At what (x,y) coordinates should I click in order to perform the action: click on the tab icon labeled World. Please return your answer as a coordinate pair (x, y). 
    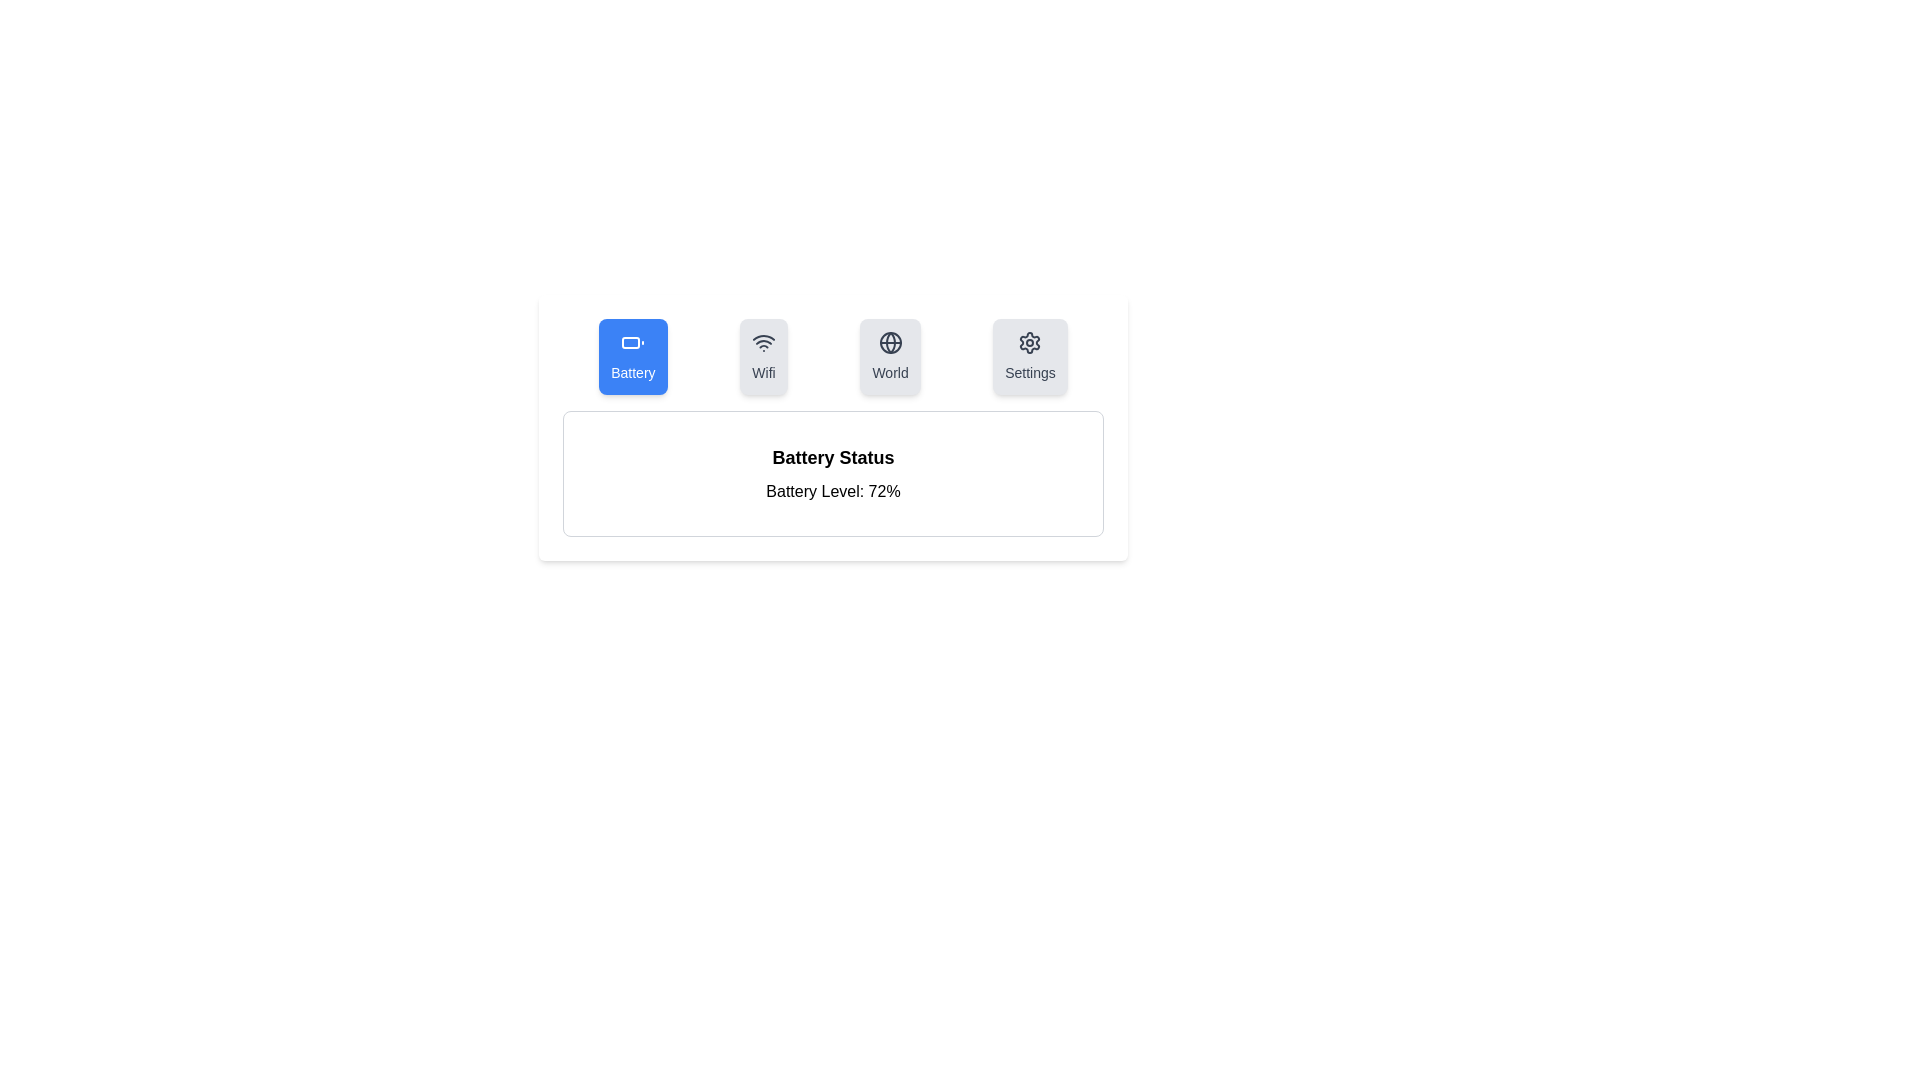
    Looking at the image, I should click on (889, 356).